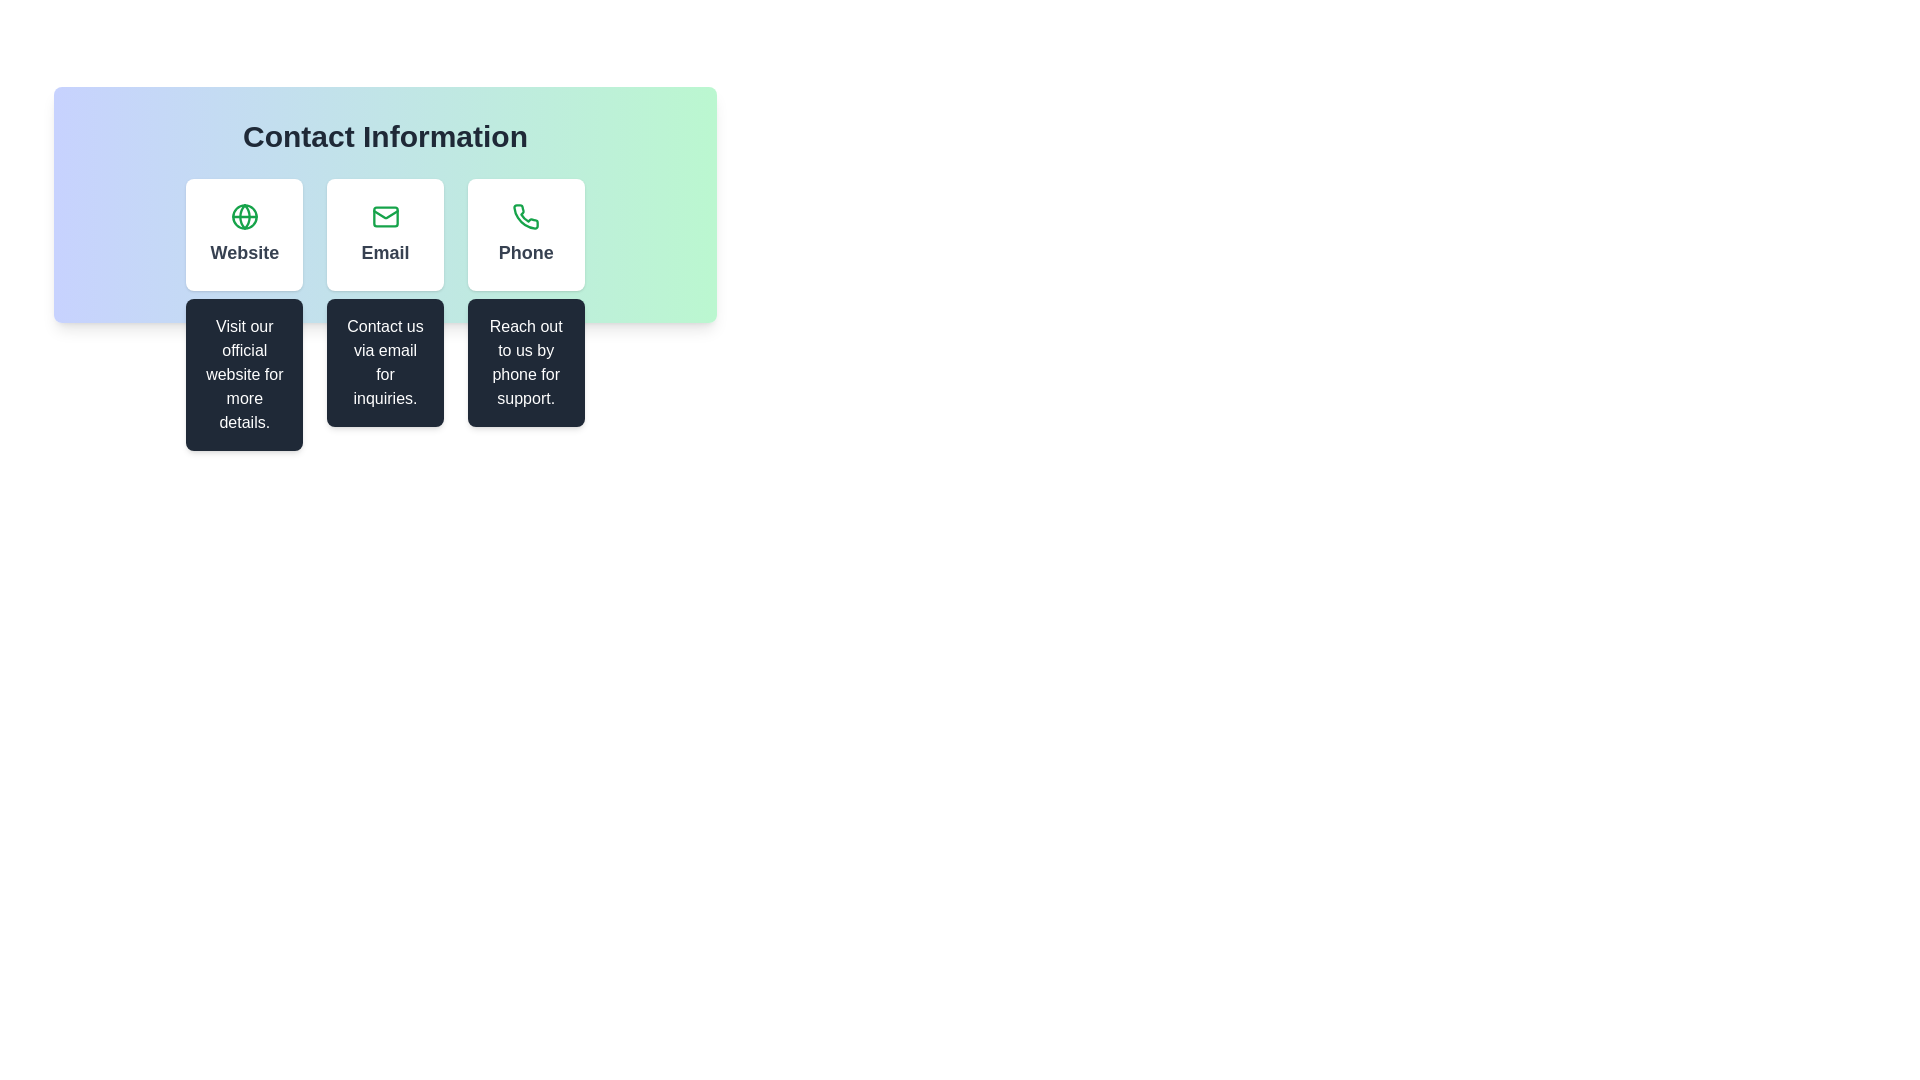  Describe the element at coordinates (526, 234) in the screenshot. I see `the Informational Card with a green phone icon and the label 'Phone' located at the far right of the row under 'Contact Information'` at that location.